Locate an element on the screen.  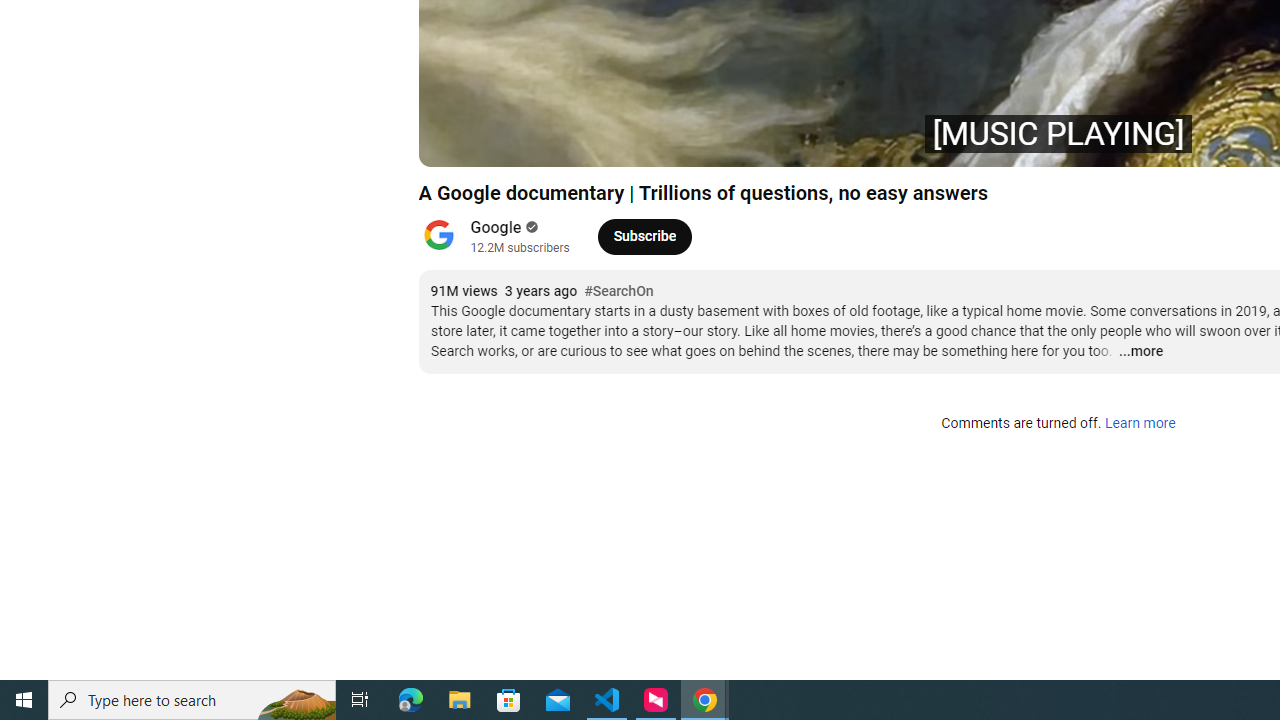
'Next (SHIFT+n)' is located at coordinates (500, 141).